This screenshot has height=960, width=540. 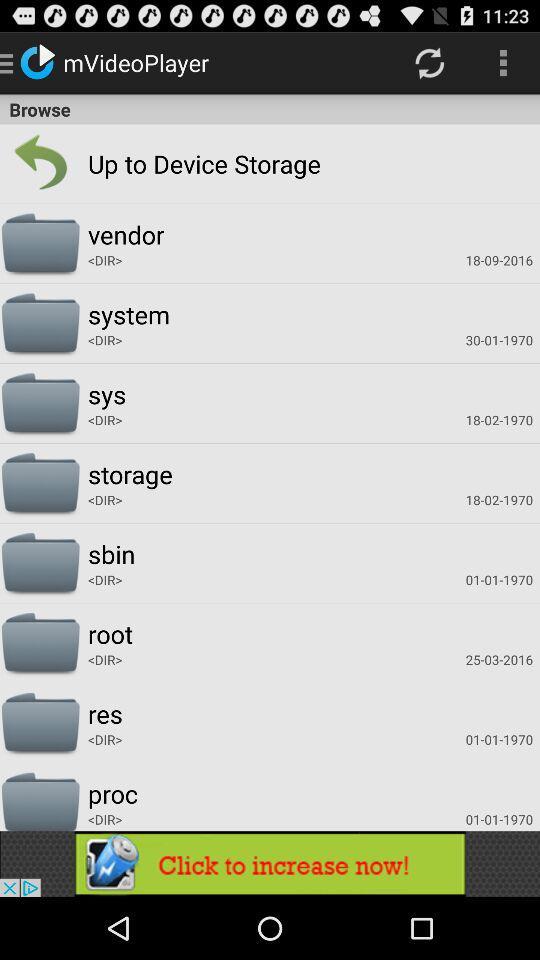 What do you see at coordinates (428, 62) in the screenshot?
I see `app next to the mvideoplayer icon` at bounding box center [428, 62].